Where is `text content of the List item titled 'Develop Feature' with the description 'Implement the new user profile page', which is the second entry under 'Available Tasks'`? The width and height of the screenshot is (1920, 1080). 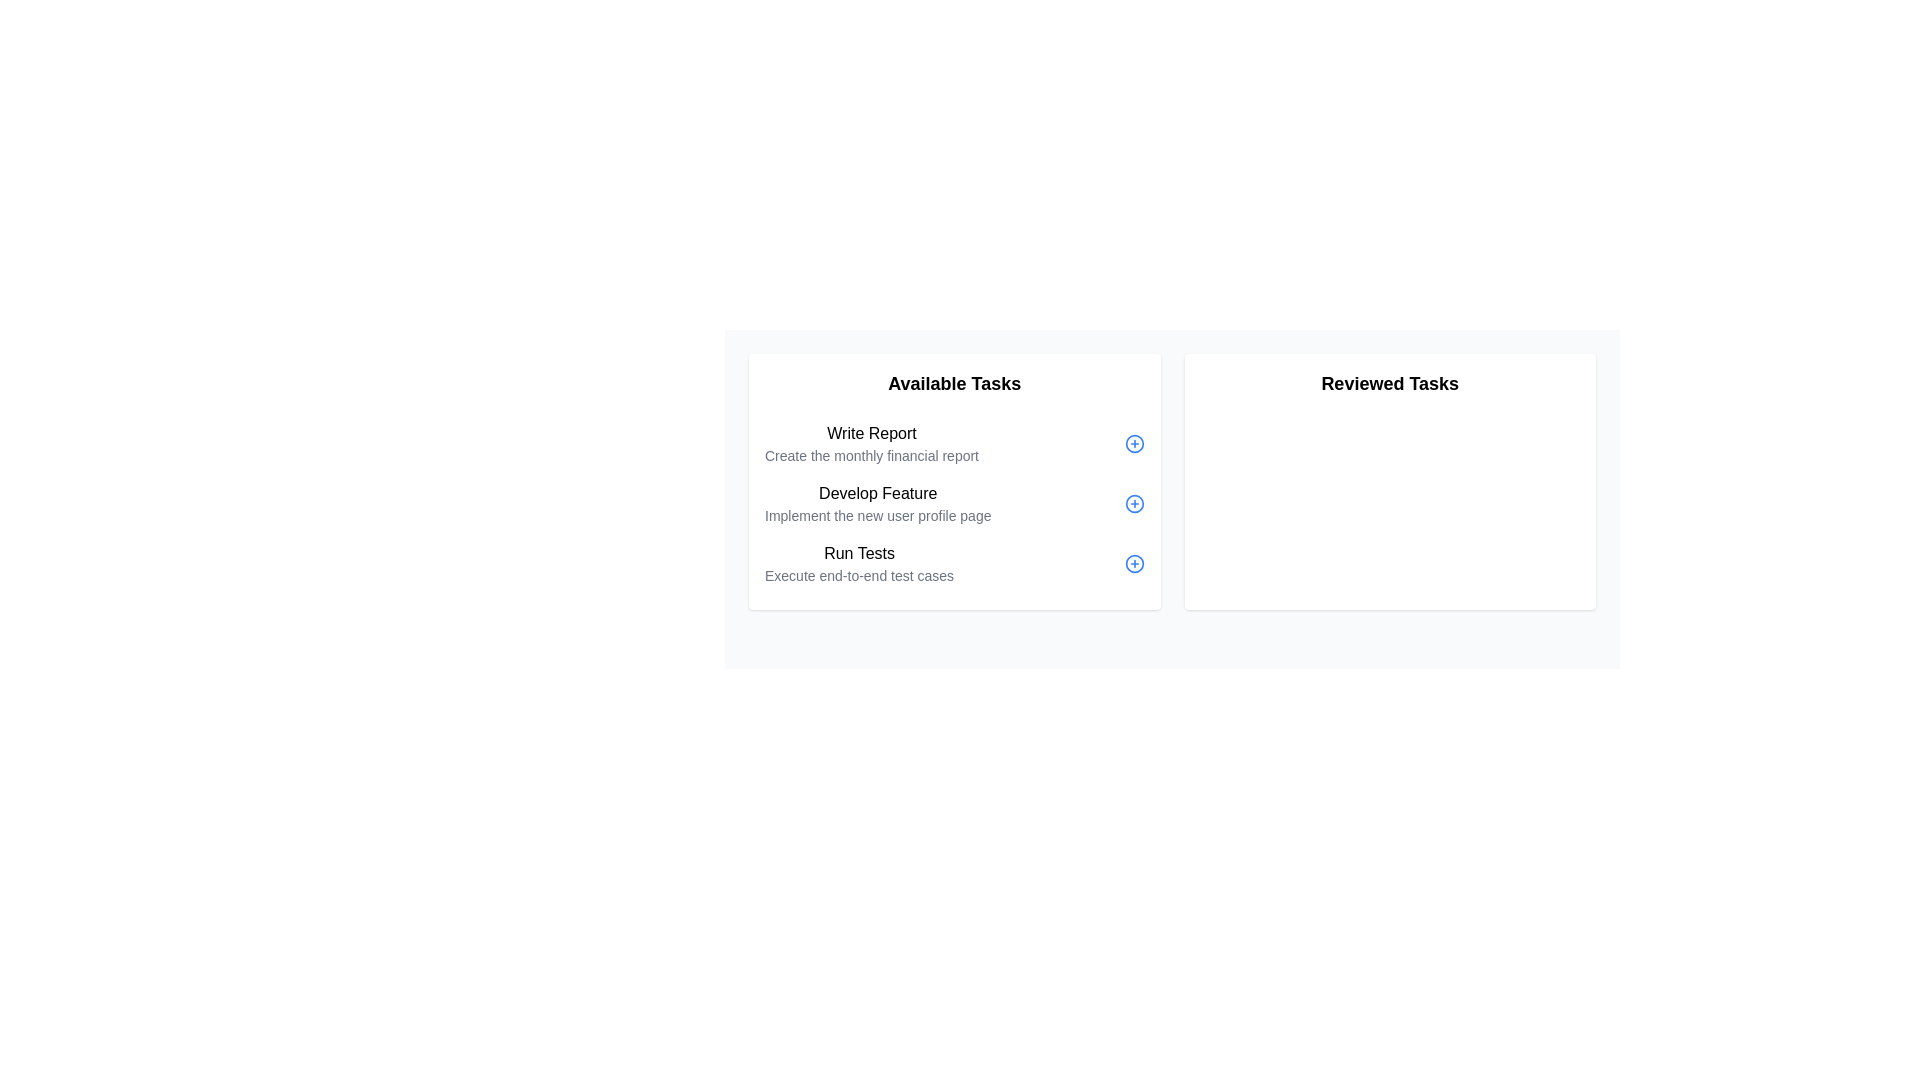
text content of the List item titled 'Develop Feature' with the description 'Implement the new user profile page', which is the second entry under 'Available Tasks' is located at coordinates (878, 503).